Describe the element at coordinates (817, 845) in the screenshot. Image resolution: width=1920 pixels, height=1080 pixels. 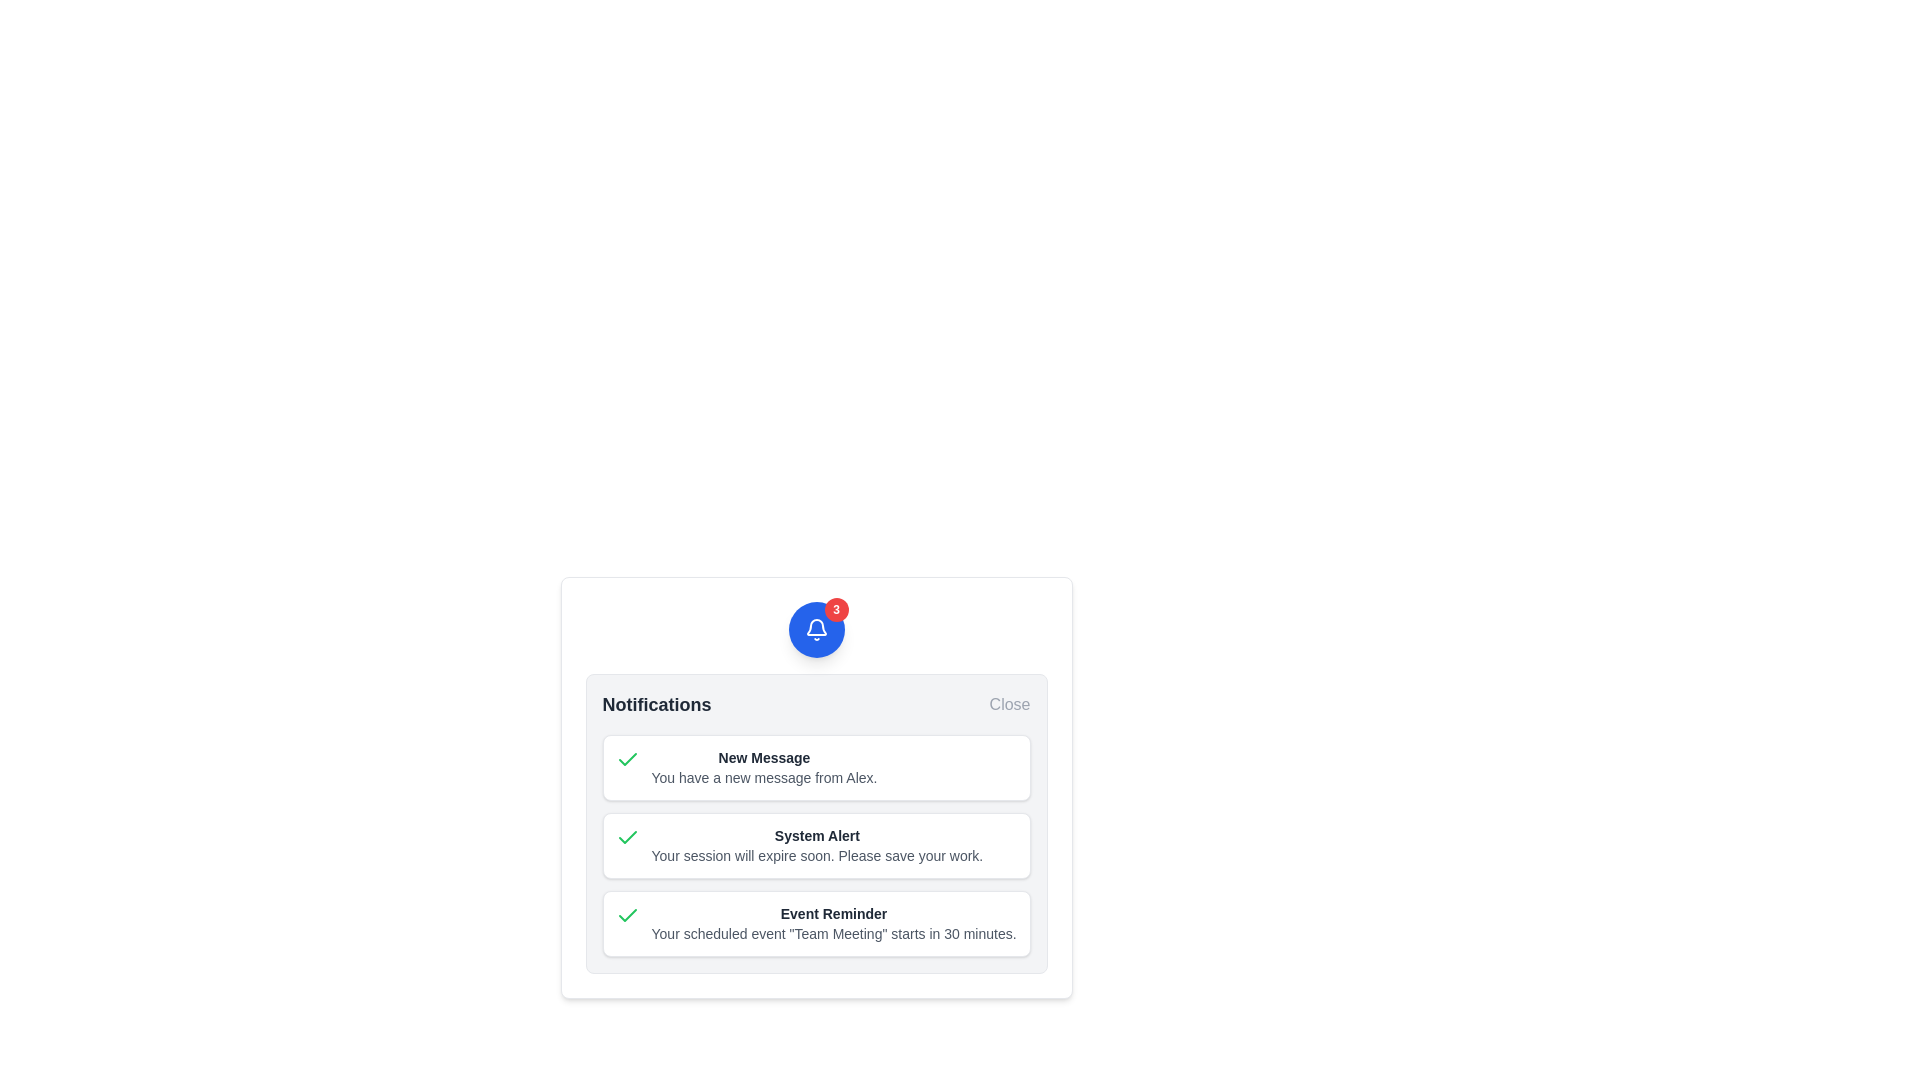
I see `the 'System Alert' notification card, which is the second notification in the panel` at that location.